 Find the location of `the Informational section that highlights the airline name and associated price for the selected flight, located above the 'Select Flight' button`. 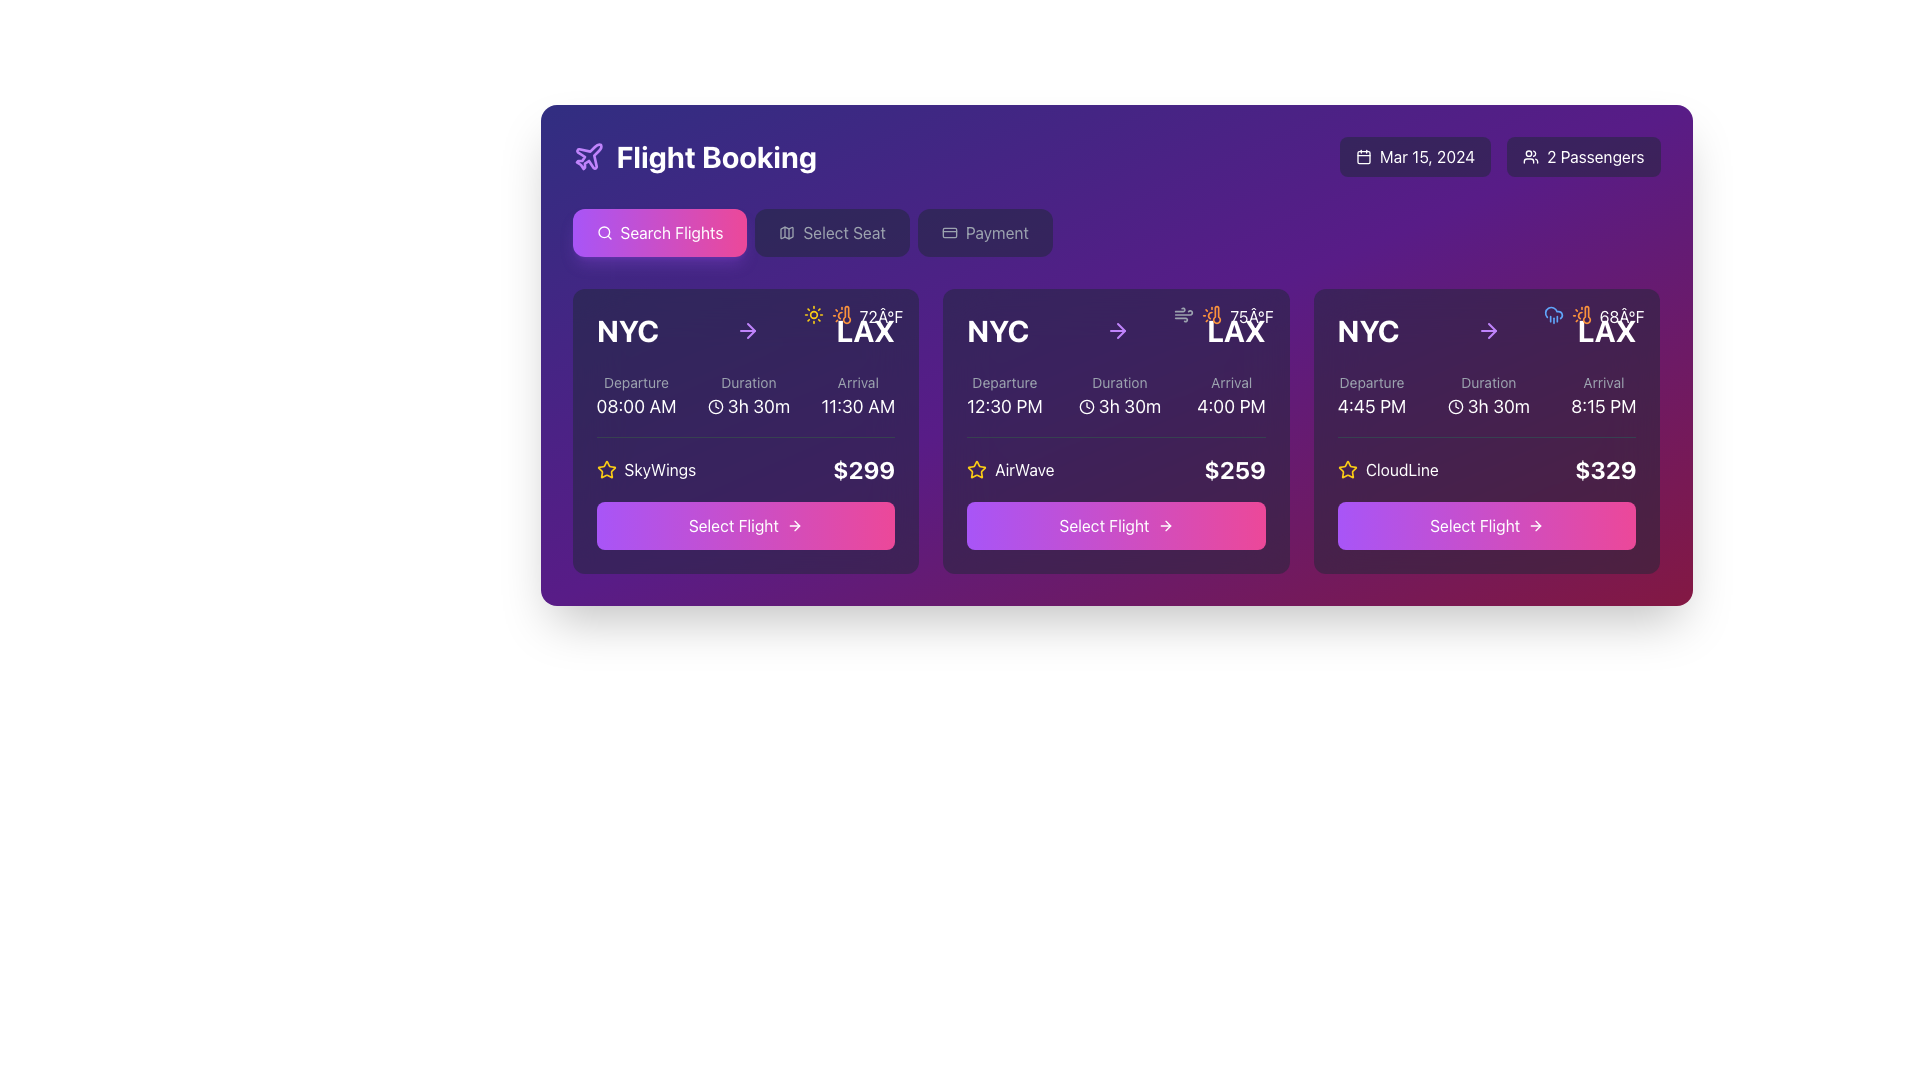

the Informational section that highlights the airline name and associated price for the selected flight, located above the 'Select Flight' button is located at coordinates (744, 461).